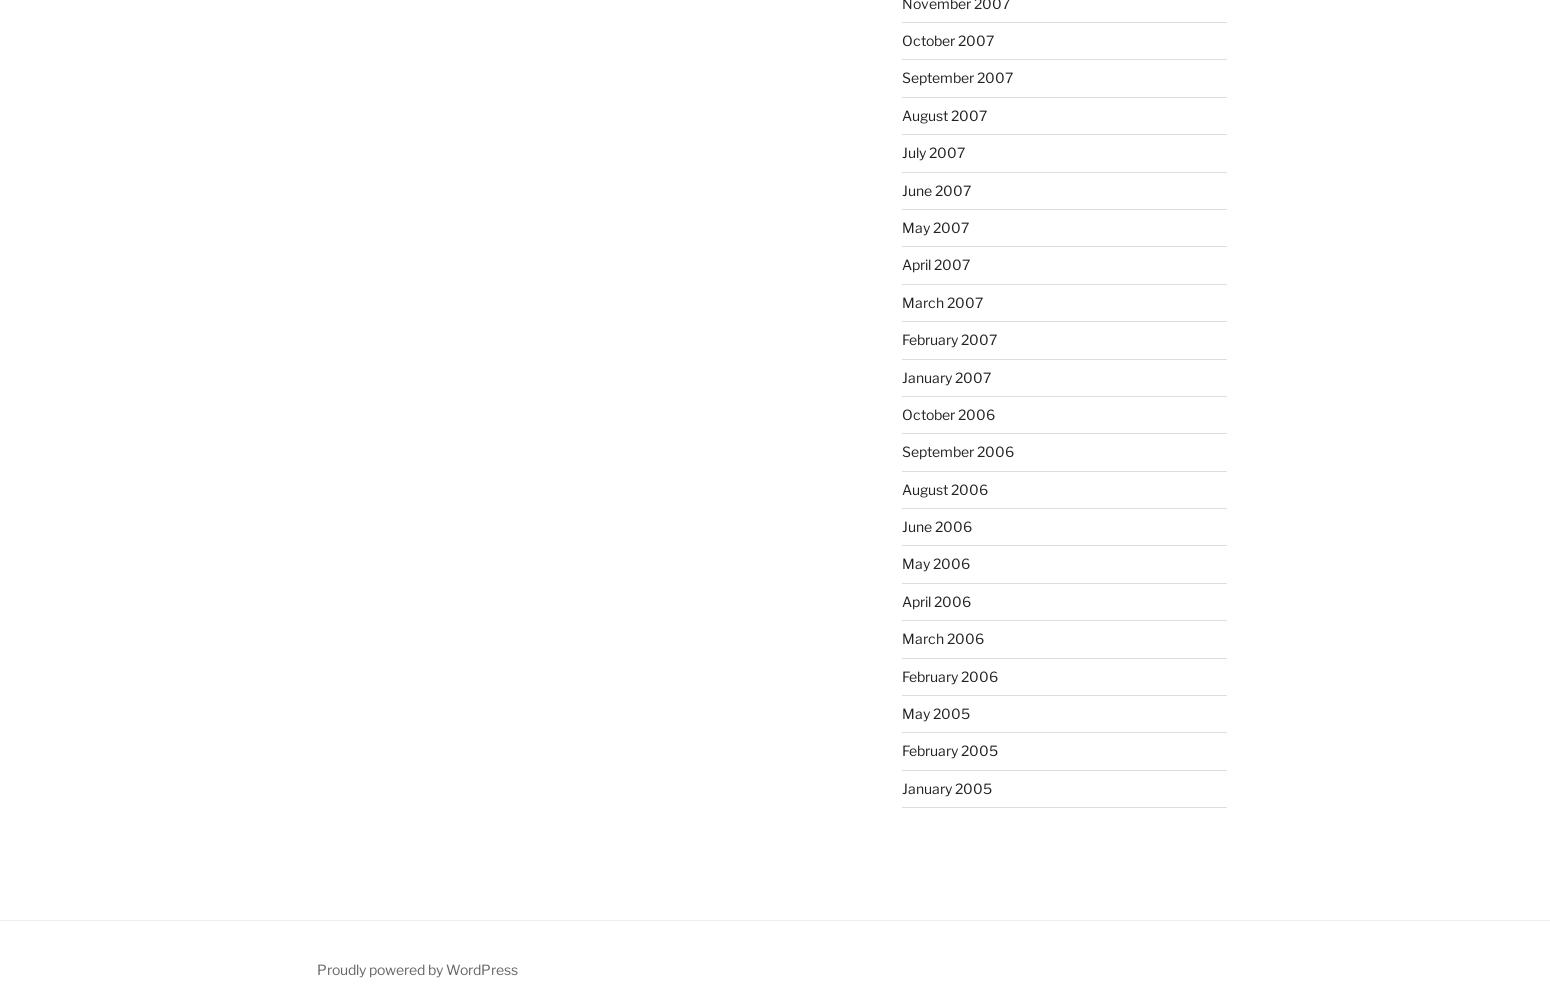 Image resolution: width=1550 pixels, height=1007 pixels. What do you see at coordinates (942, 114) in the screenshot?
I see `'August 2007'` at bounding box center [942, 114].